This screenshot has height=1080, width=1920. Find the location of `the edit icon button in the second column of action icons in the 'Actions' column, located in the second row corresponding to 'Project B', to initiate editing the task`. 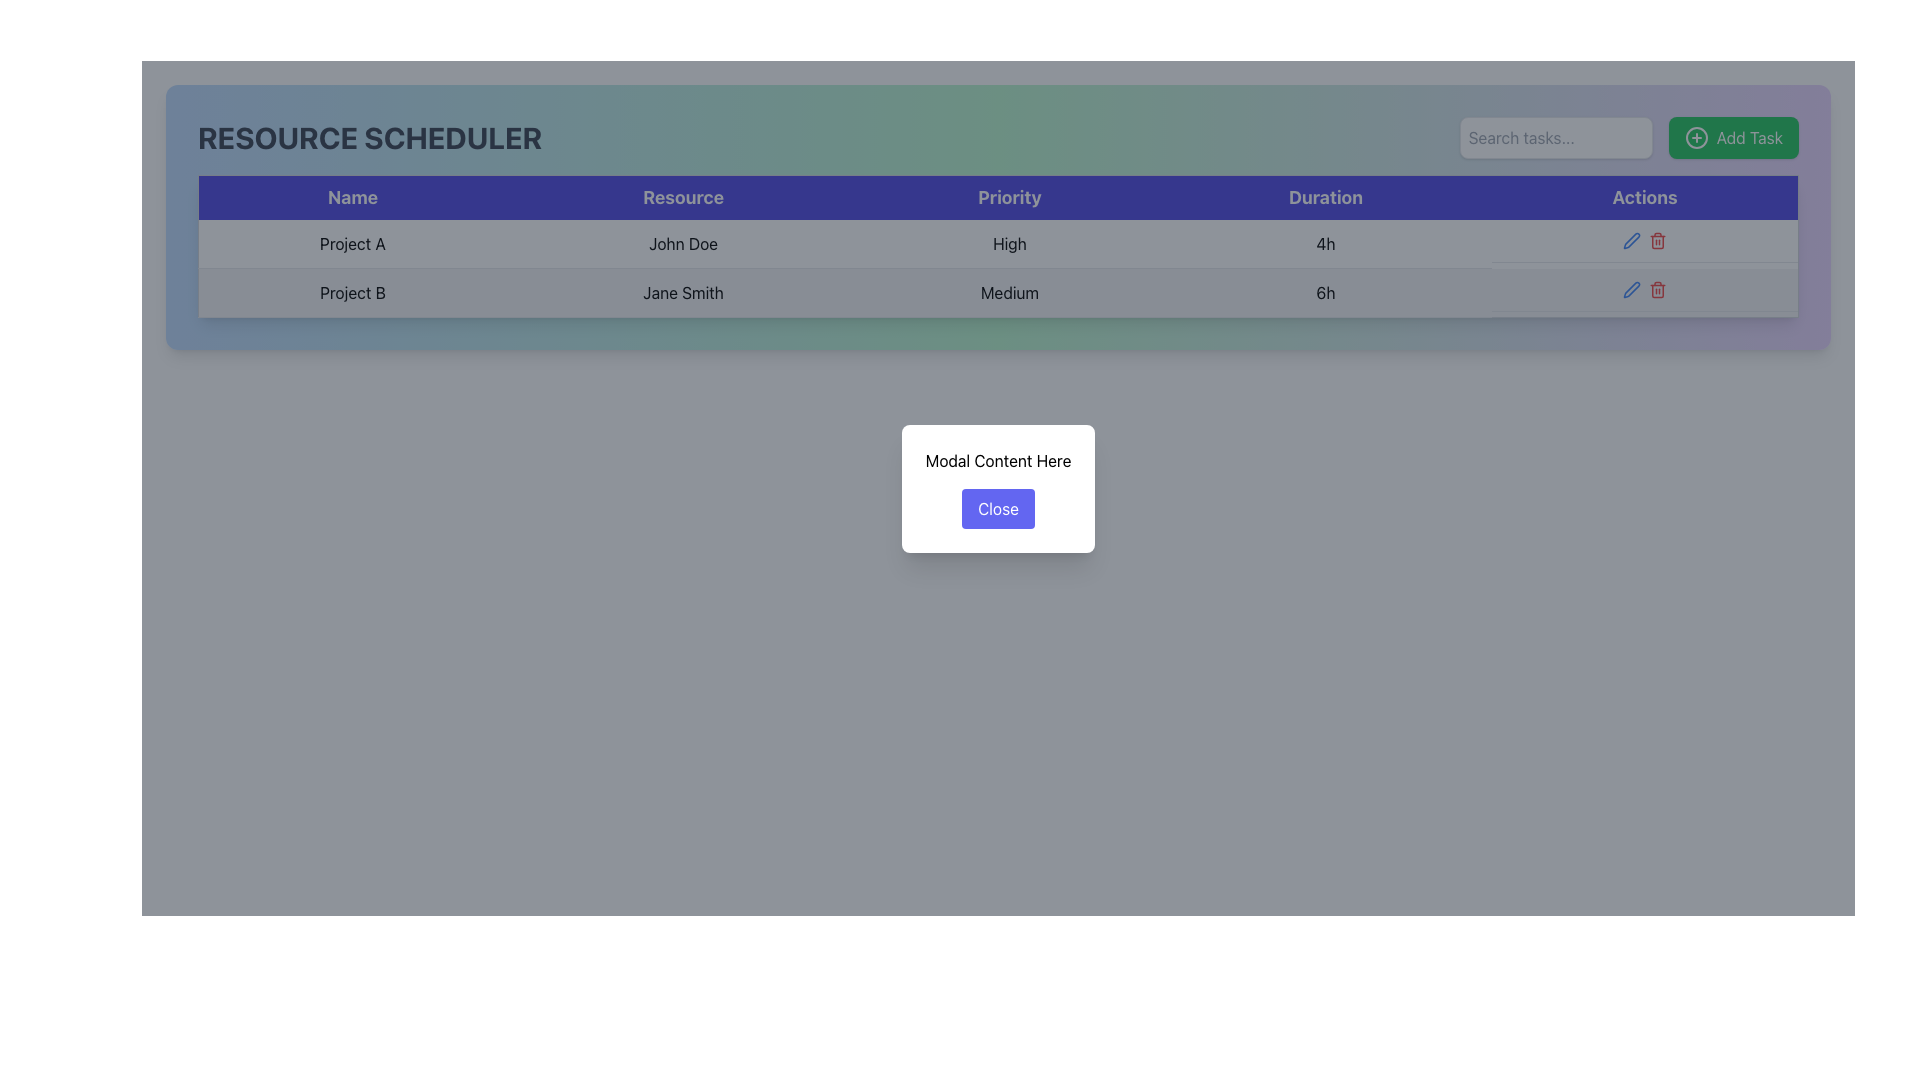

the edit icon button in the second column of action icons in the 'Actions' column, located in the second row corresponding to 'Project B', to initiate editing the task is located at coordinates (1632, 289).